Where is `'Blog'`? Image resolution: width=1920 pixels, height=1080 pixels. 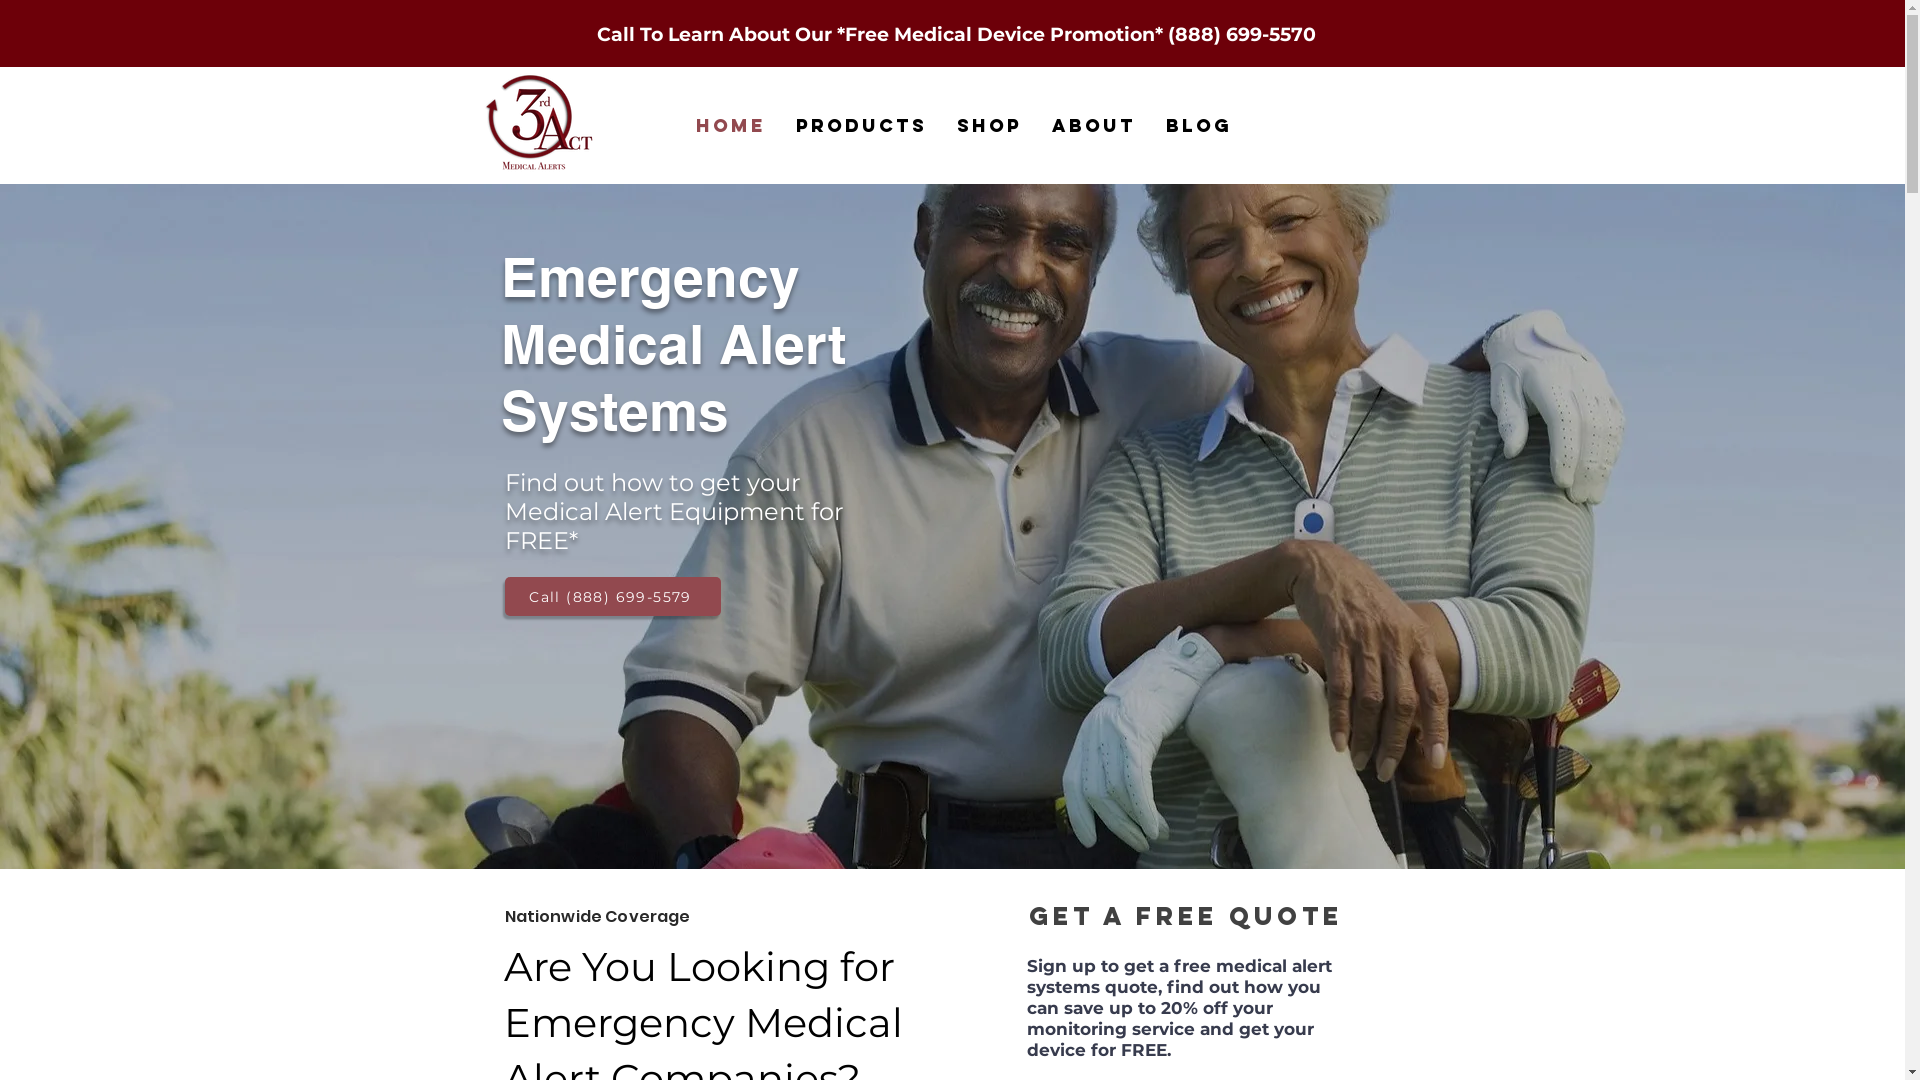 'Blog' is located at coordinates (1198, 125).